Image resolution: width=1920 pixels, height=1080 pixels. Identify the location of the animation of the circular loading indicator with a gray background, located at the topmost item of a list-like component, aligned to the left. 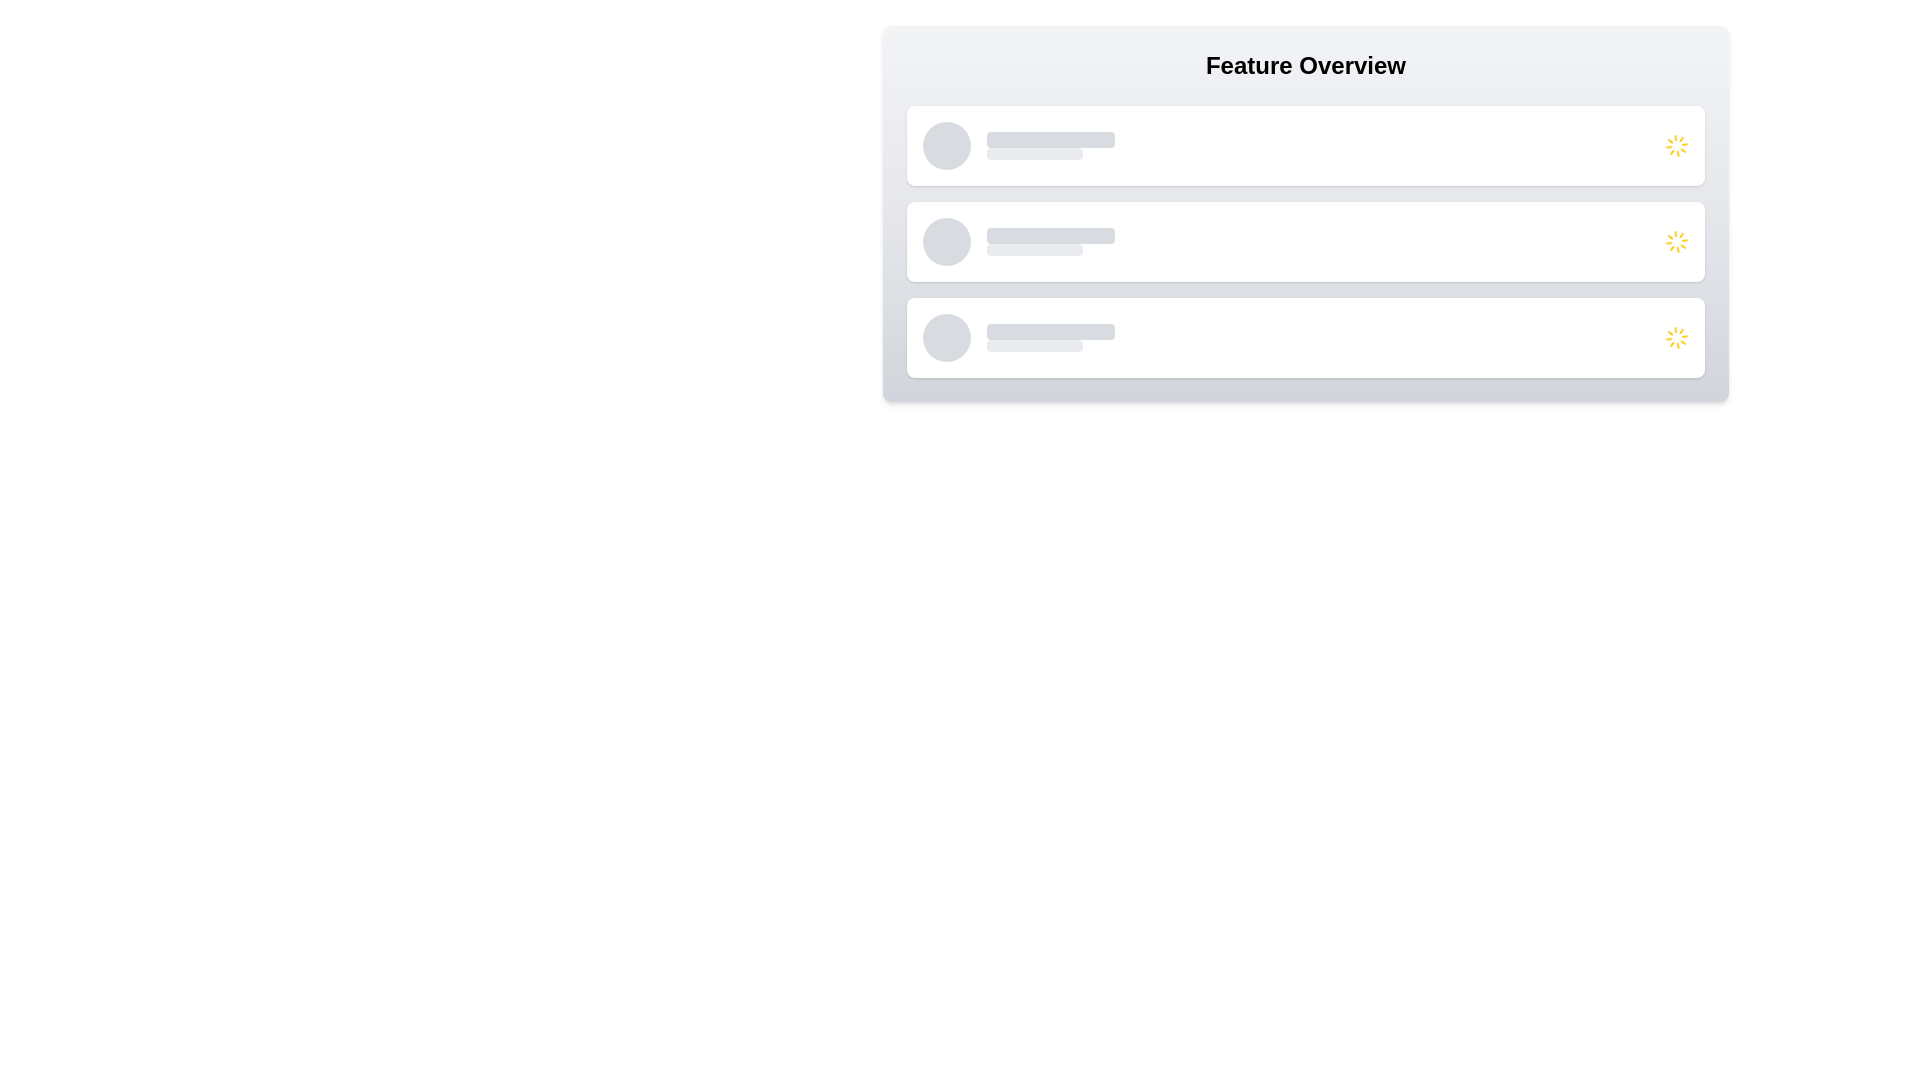
(945, 145).